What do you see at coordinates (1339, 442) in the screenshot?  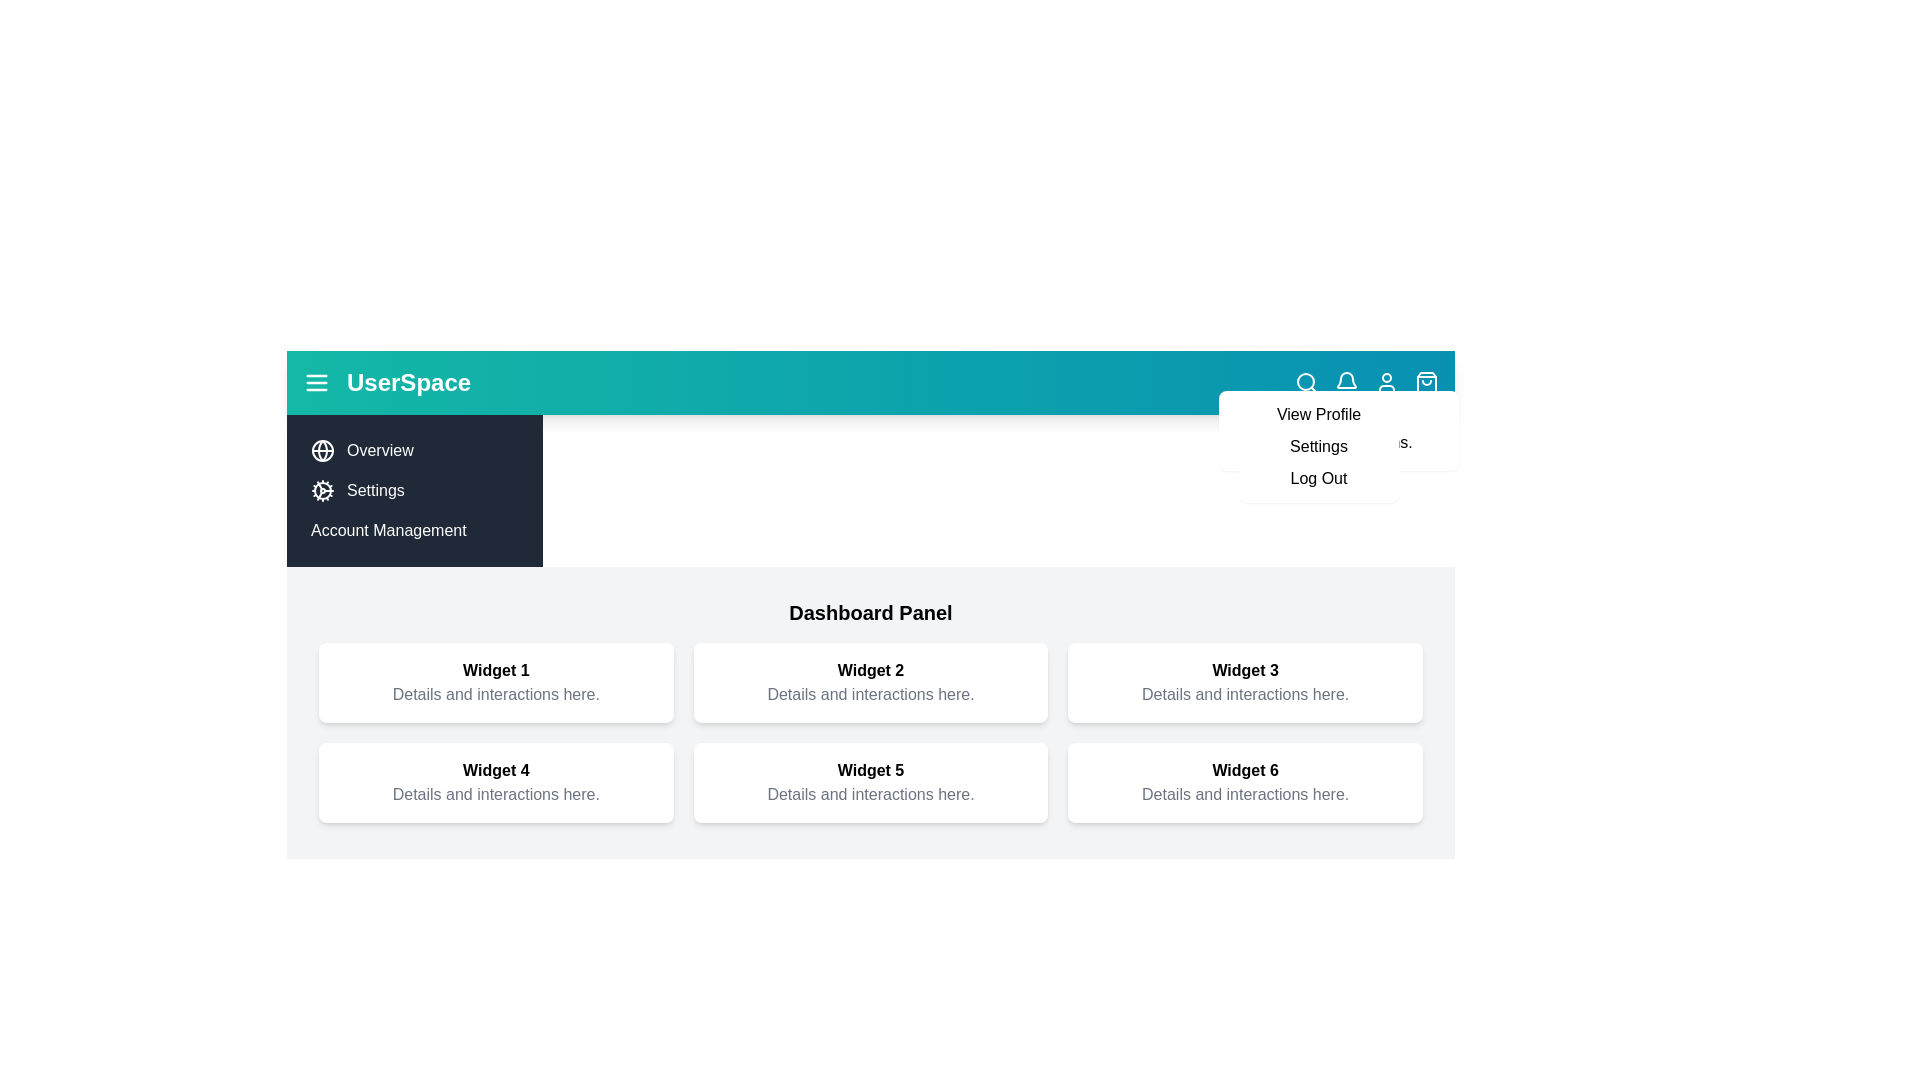 I see `text displayed in the notification indicator located below the heading 'Notifications' in the notification panel` at bounding box center [1339, 442].